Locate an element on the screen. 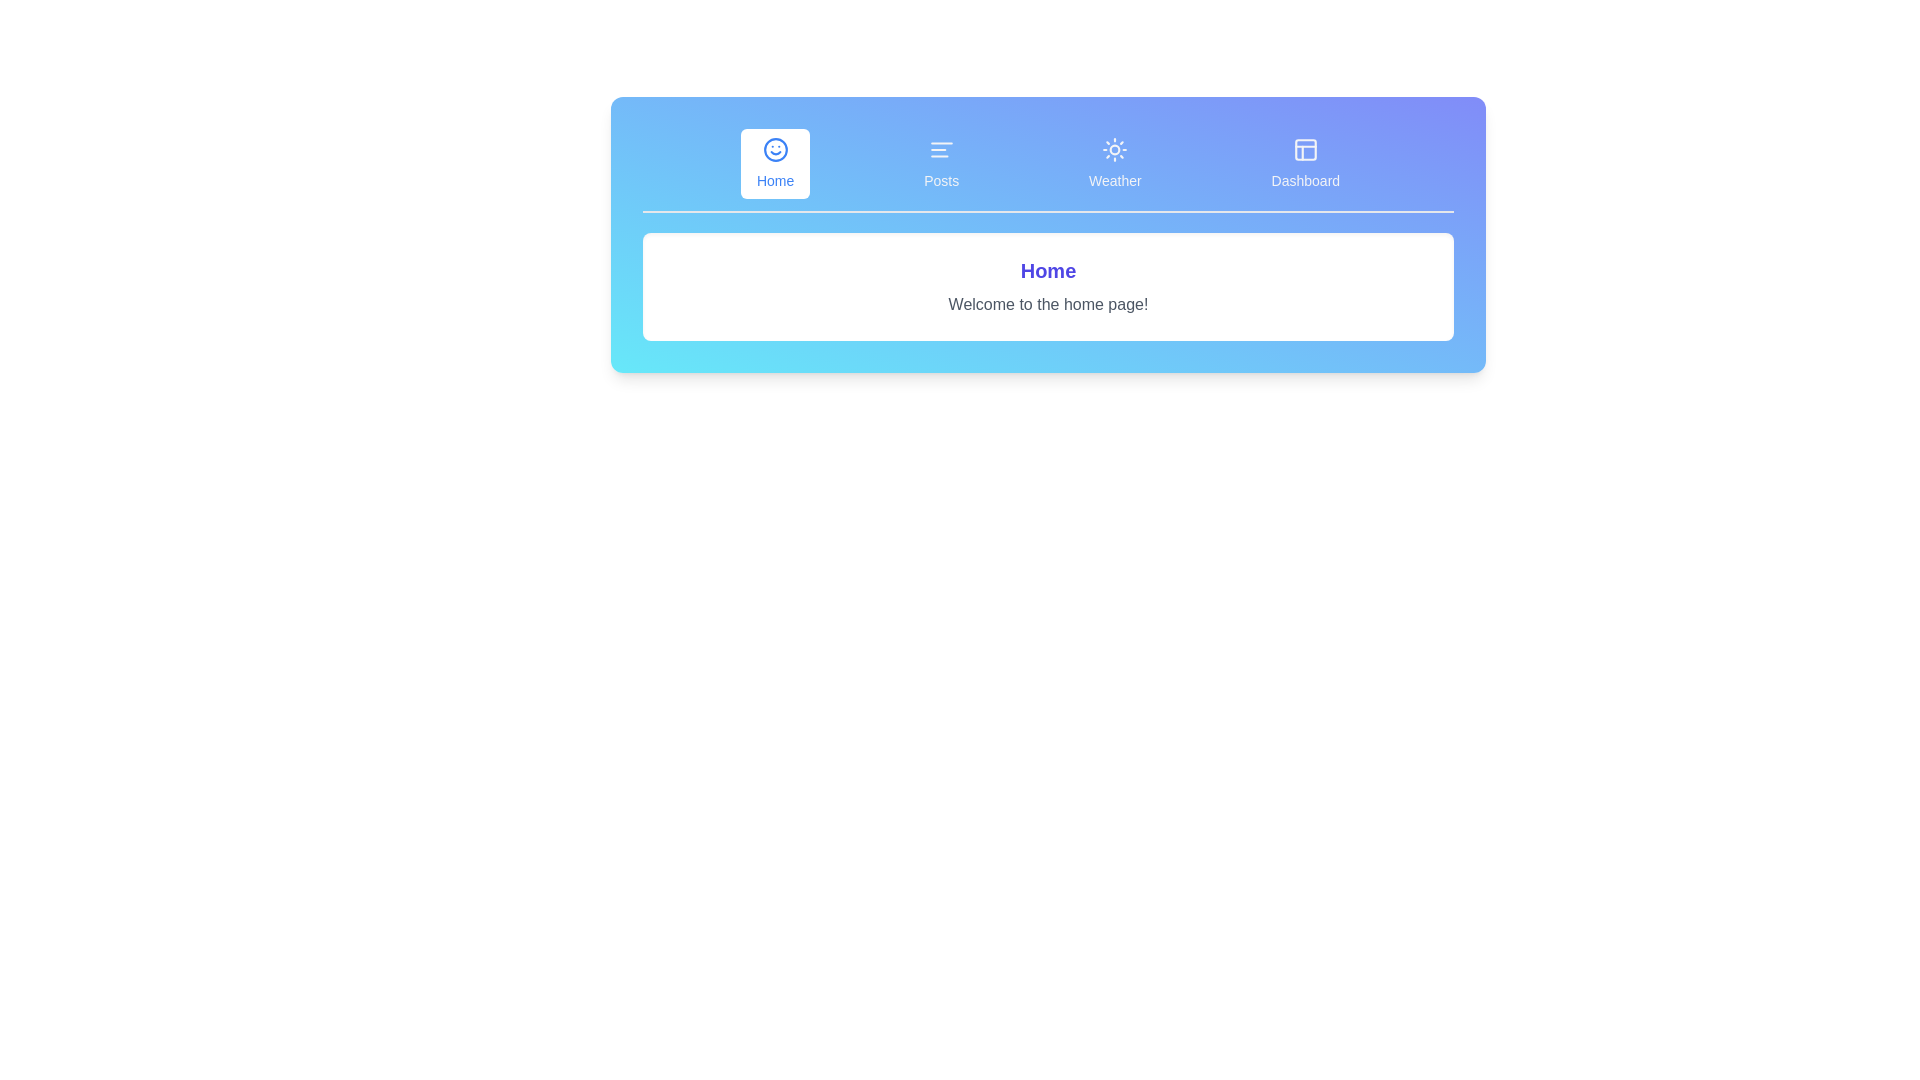  the tab labeled Home is located at coordinates (774, 163).